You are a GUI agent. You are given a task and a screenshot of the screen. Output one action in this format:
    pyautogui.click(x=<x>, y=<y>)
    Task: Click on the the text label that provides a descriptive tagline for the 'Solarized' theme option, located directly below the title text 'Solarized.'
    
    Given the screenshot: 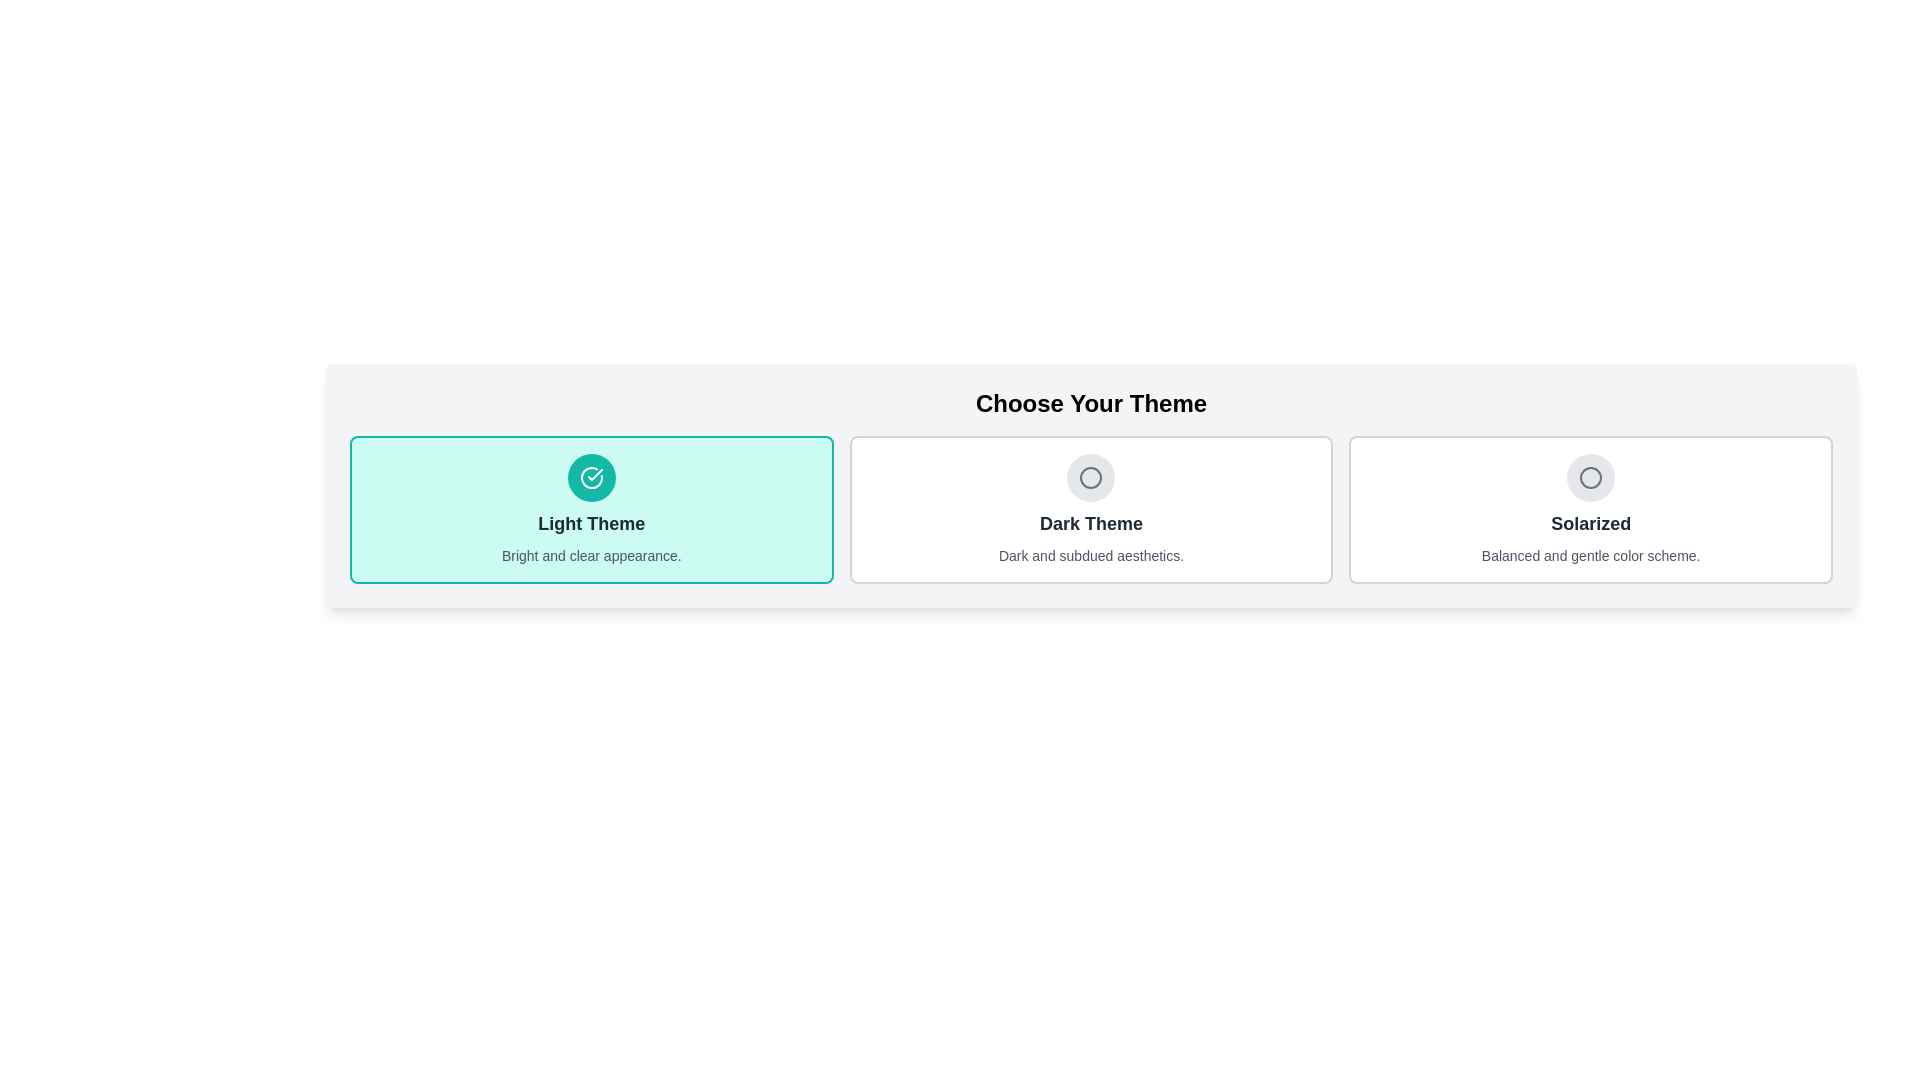 What is the action you would take?
    pyautogui.click(x=1590, y=555)
    